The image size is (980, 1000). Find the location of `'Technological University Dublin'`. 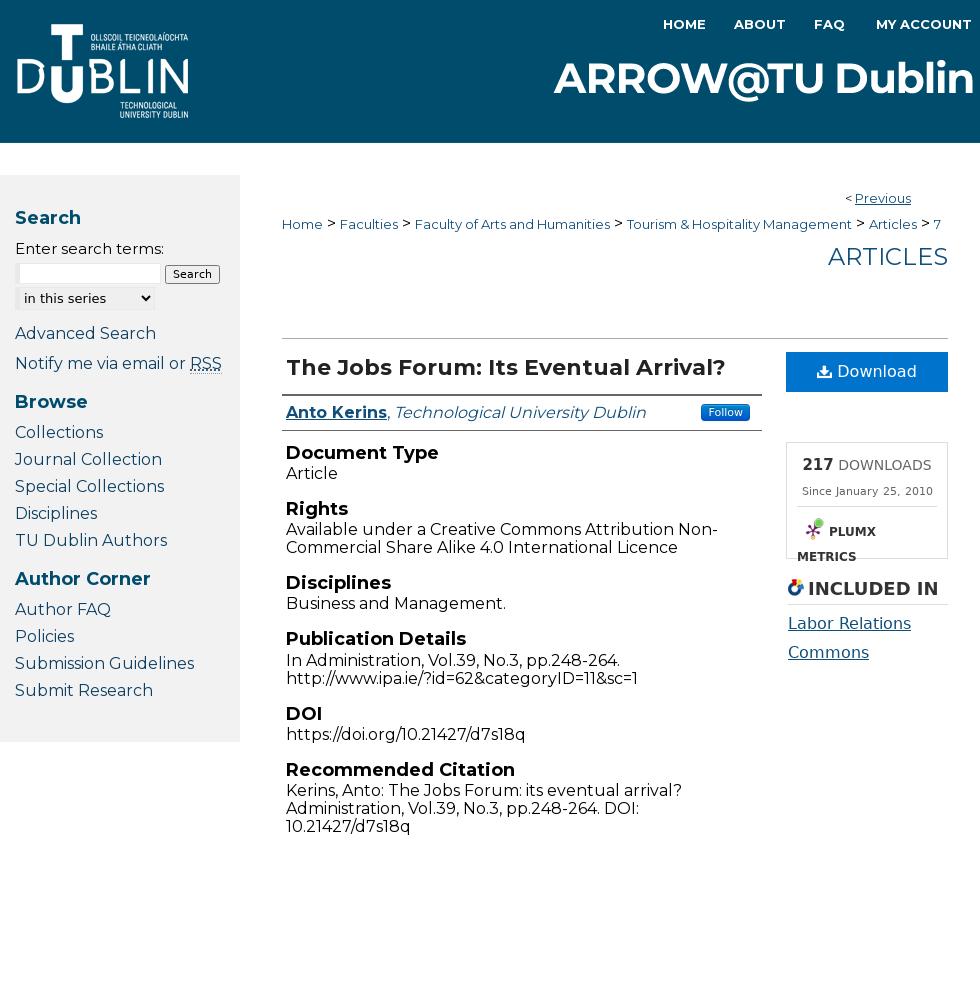

'Technological University Dublin' is located at coordinates (519, 411).